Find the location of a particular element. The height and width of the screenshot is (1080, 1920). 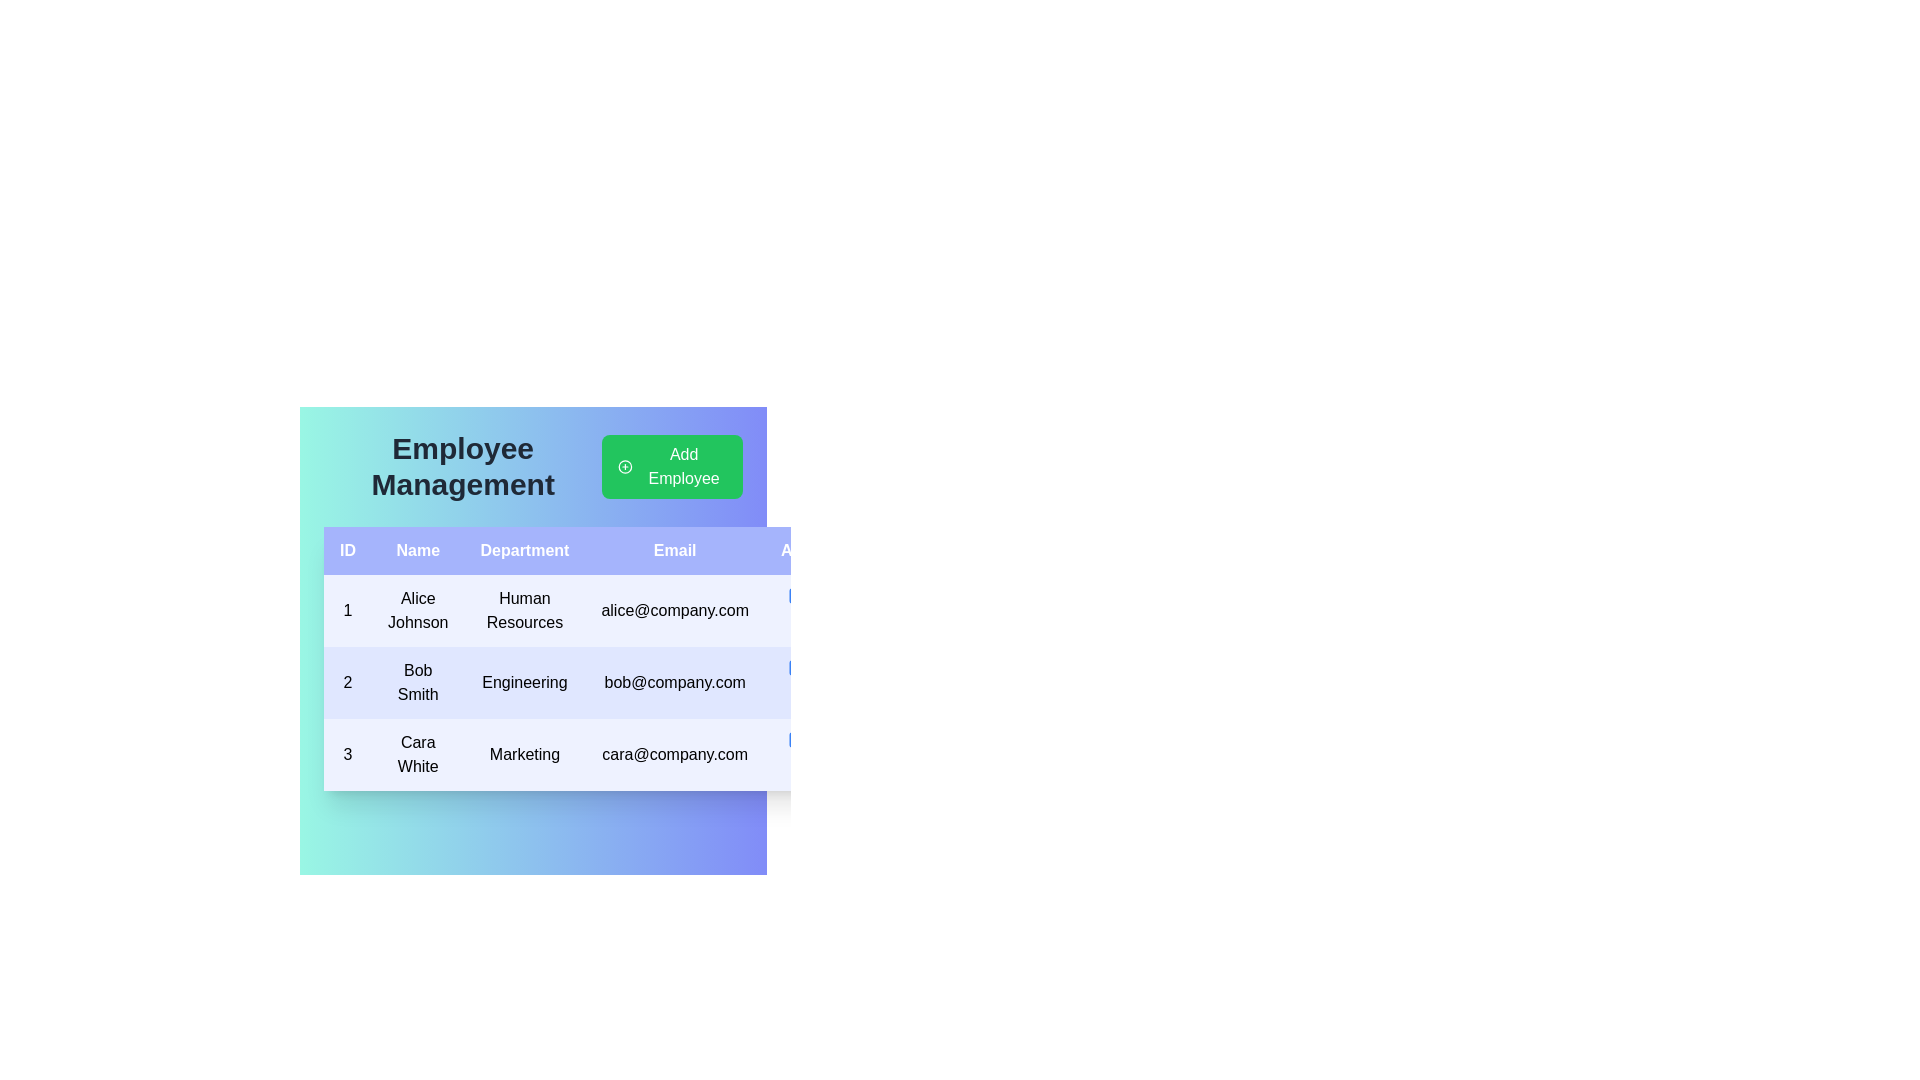

the text label displaying 'Bob Smith' which is located in the second row of the table under the 'Name' column, between the IDs '2' and 'Engineering' is located at coordinates (417, 681).